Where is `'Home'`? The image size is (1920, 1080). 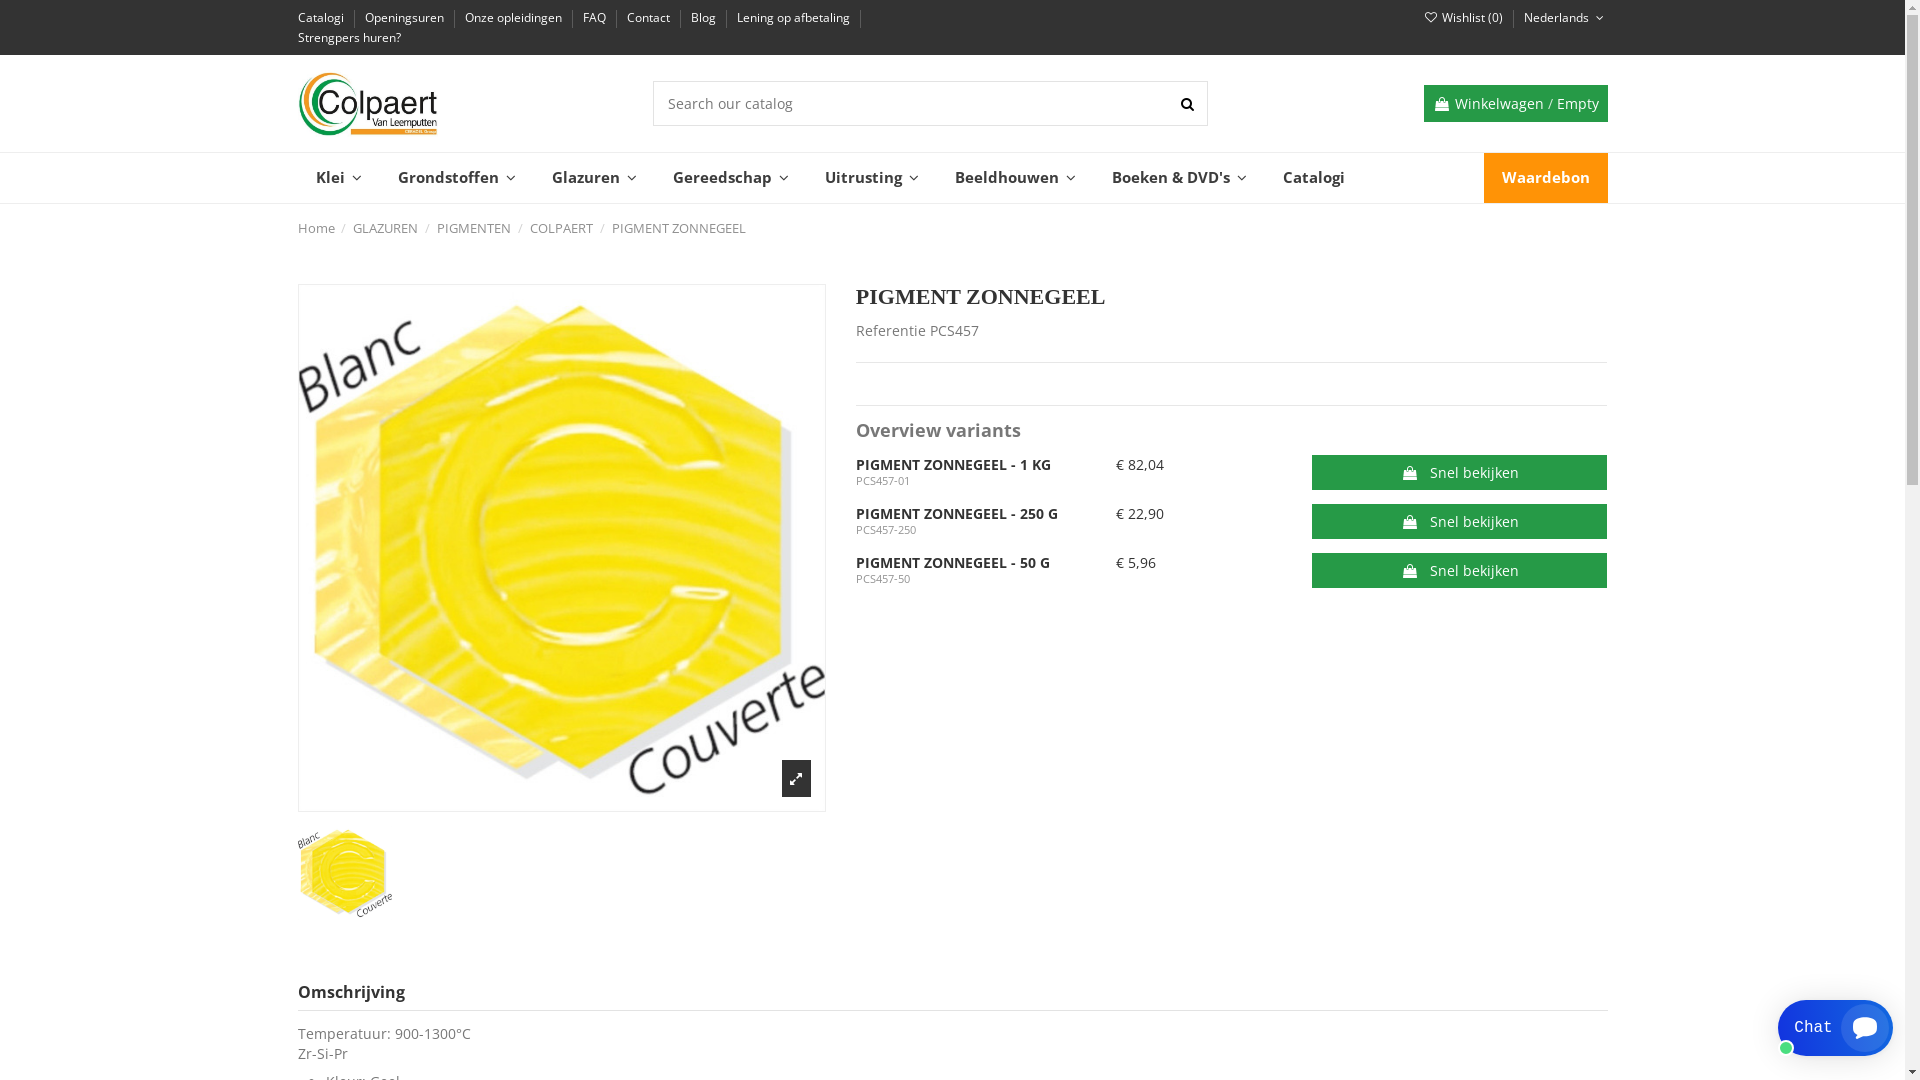
'Home' is located at coordinates (296, 226).